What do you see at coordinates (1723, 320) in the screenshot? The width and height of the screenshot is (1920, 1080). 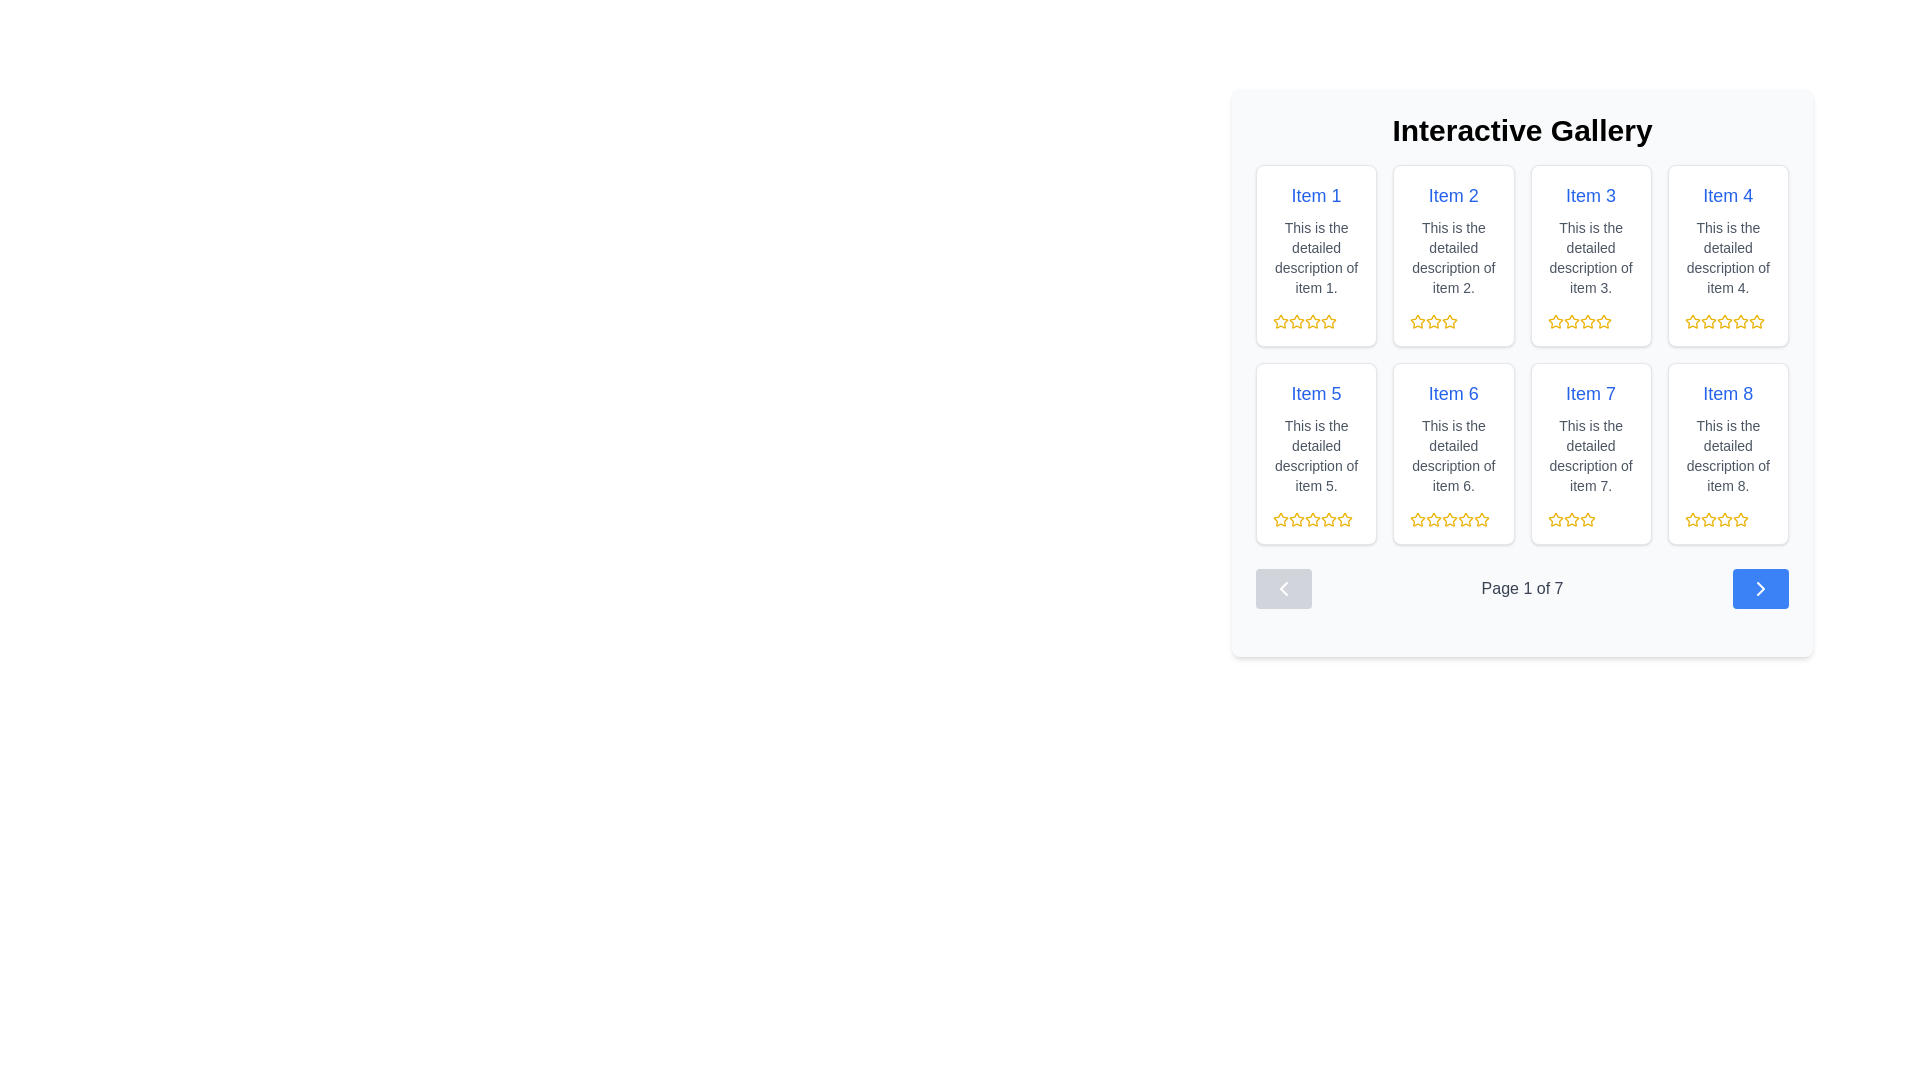 I see `the yellow star icon, which is the fourth star in a horizontal row of rating stars below the description of Item 4` at bounding box center [1723, 320].